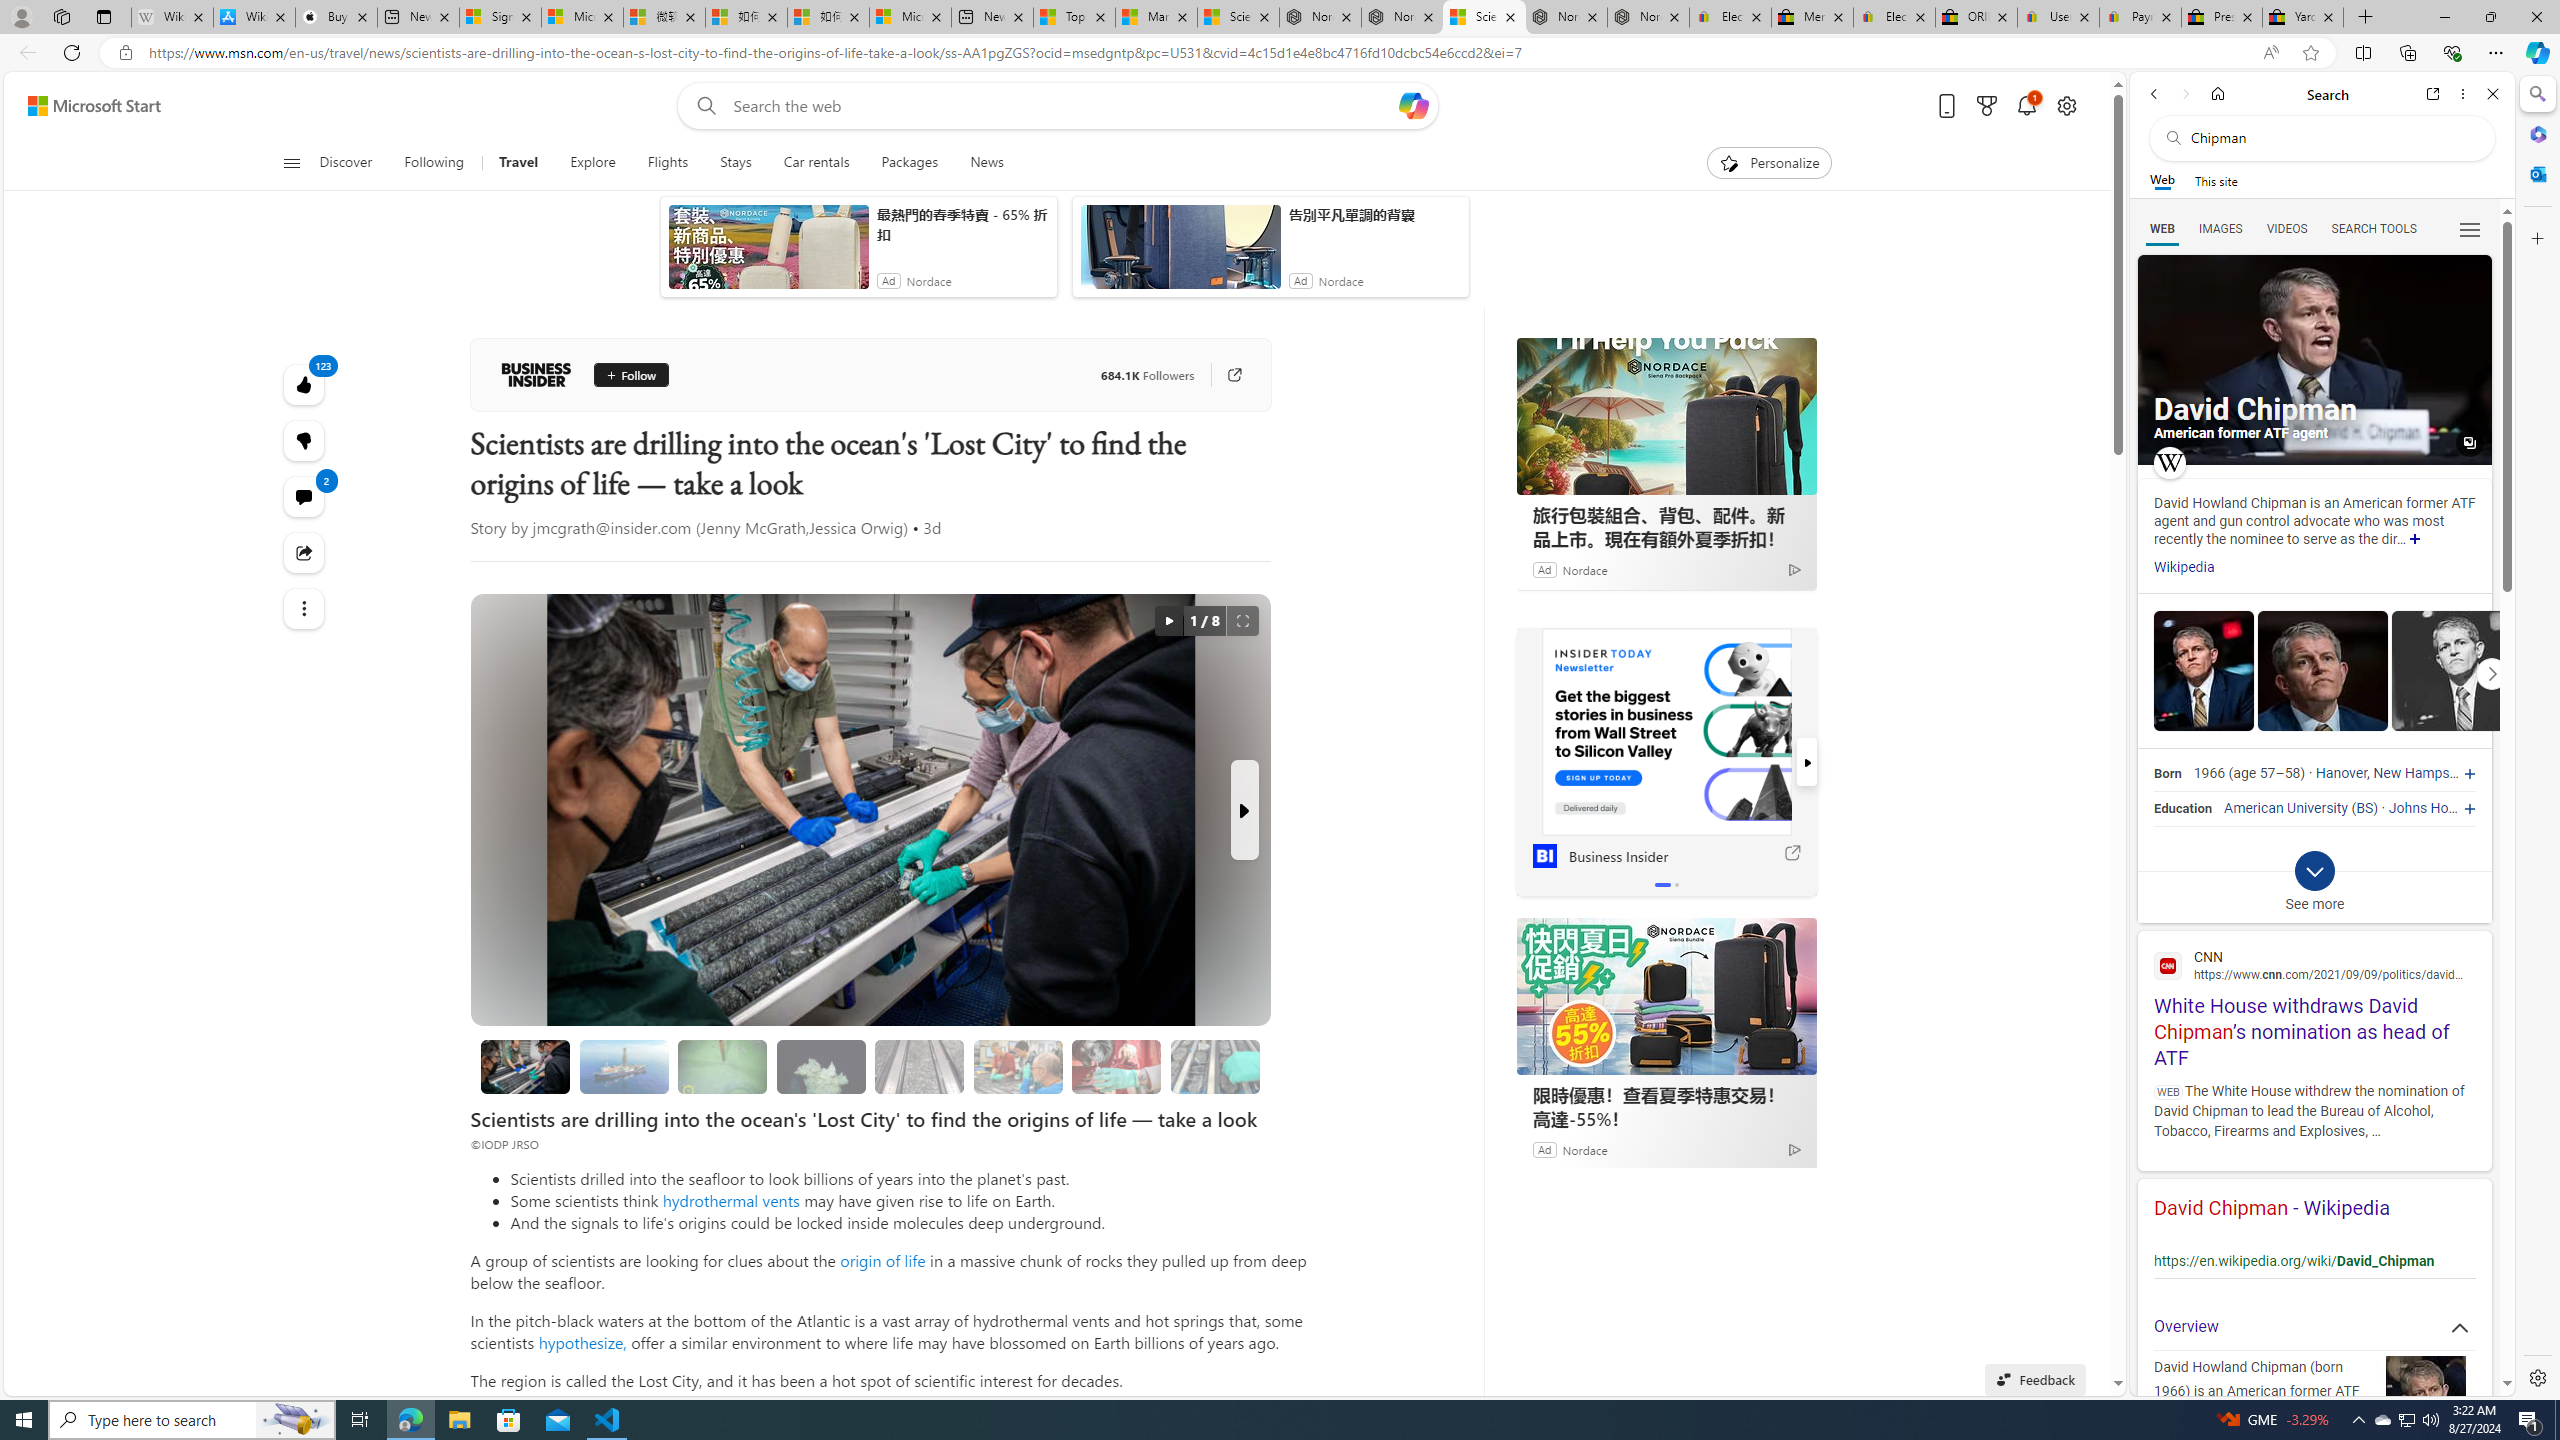 This screenshot has width=2560, height=1440. What do you see at coordinates (2314, 1326) in the screenshot?
I see `'Overview'` at bounding box center [2314, 1326].